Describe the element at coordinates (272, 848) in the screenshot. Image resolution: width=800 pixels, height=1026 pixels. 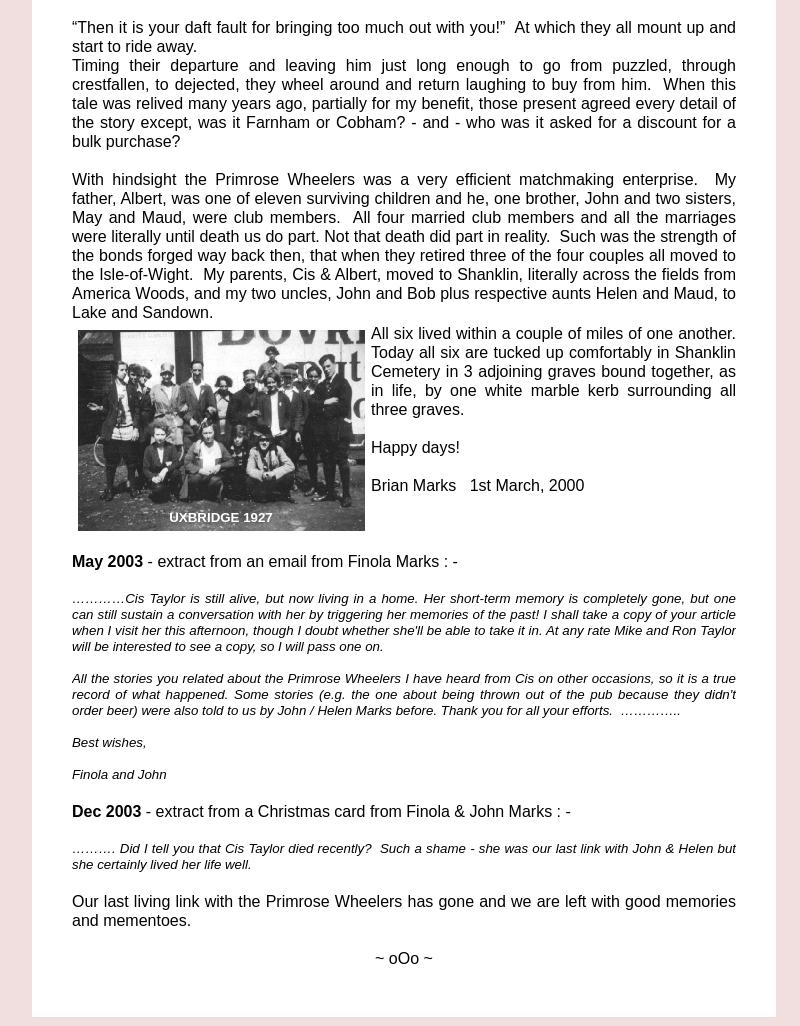
I see `'………. Did I tell you that Cis Taylor died recently?  Such a shame -'` at that location.